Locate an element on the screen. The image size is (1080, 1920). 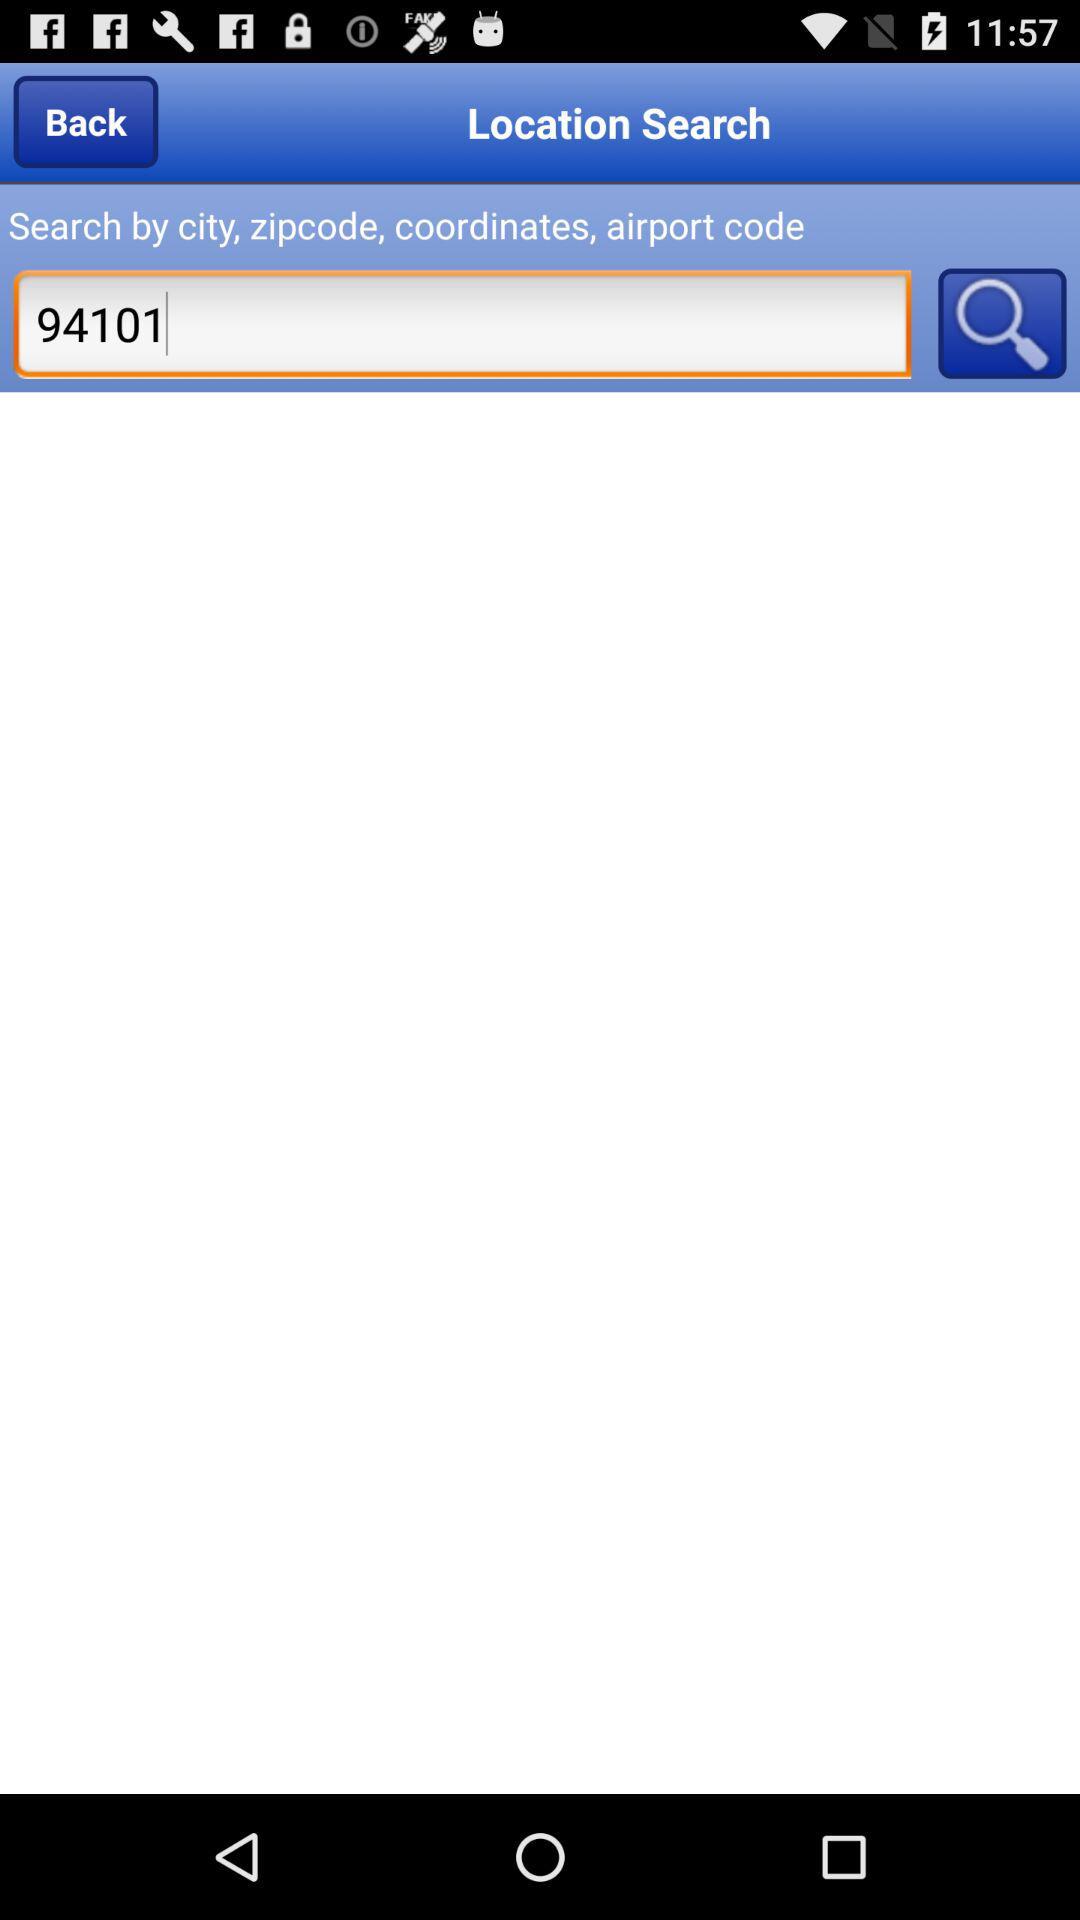
the search icon is located at coordinates (1002, 346).